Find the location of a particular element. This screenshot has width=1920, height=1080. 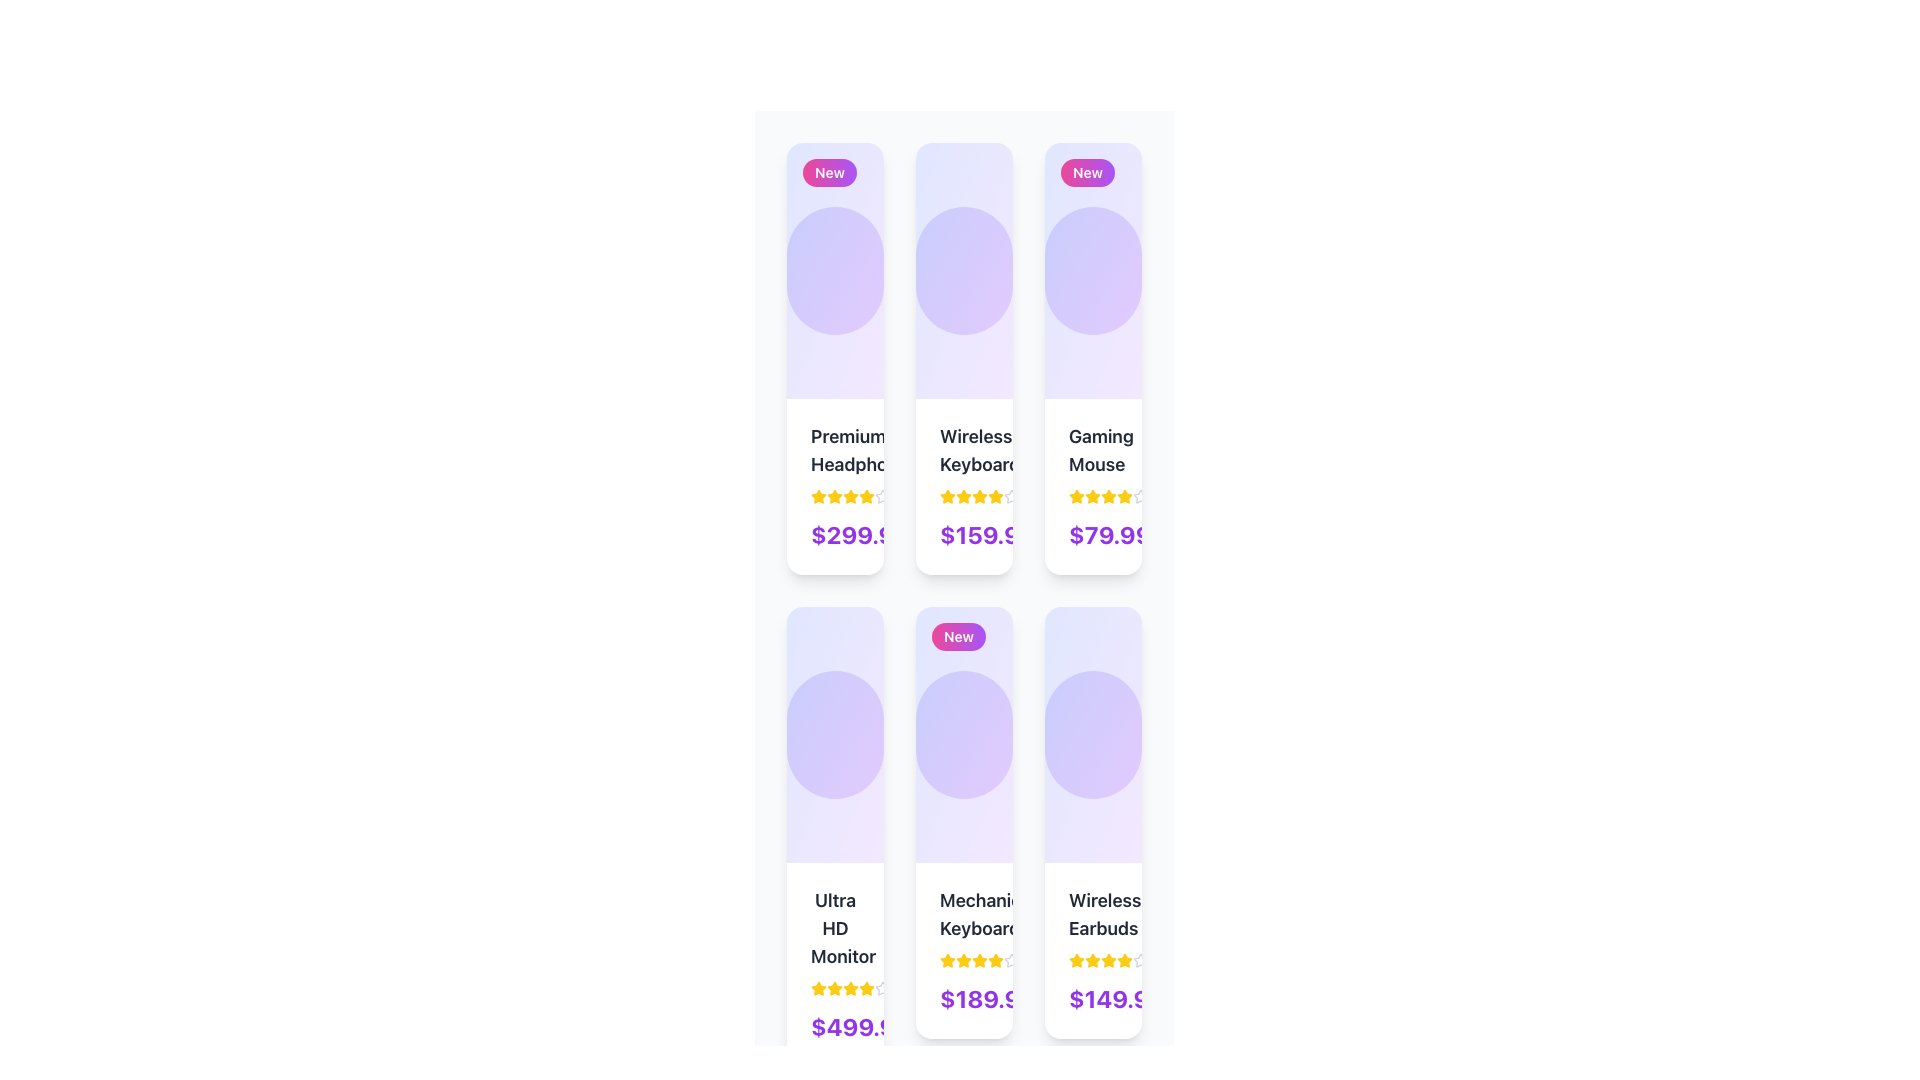

the 'Wireless Keyboard' product card, which has a gradient background and a circular image placeholder is located at coordinates (964, 357).